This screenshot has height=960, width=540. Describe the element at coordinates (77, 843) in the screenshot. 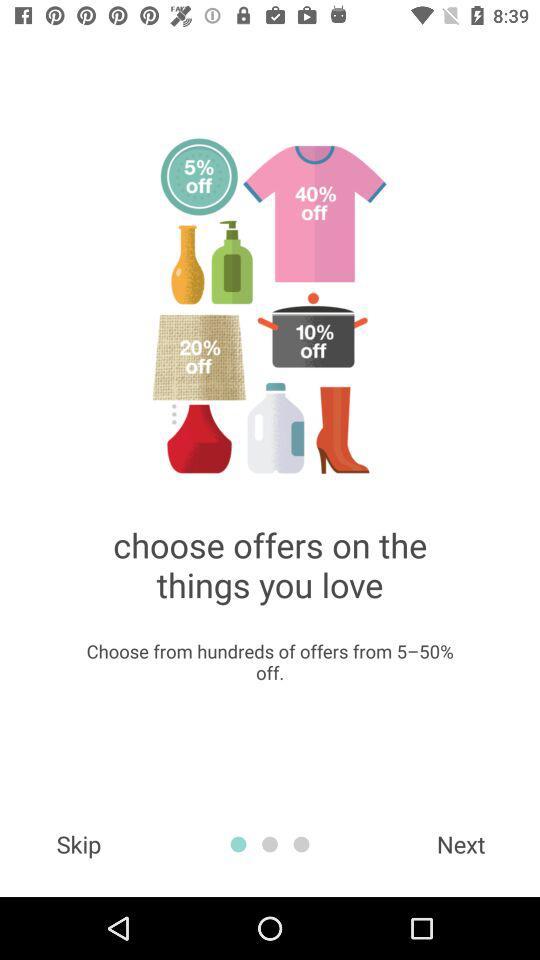

I see `skip icon` at that location.